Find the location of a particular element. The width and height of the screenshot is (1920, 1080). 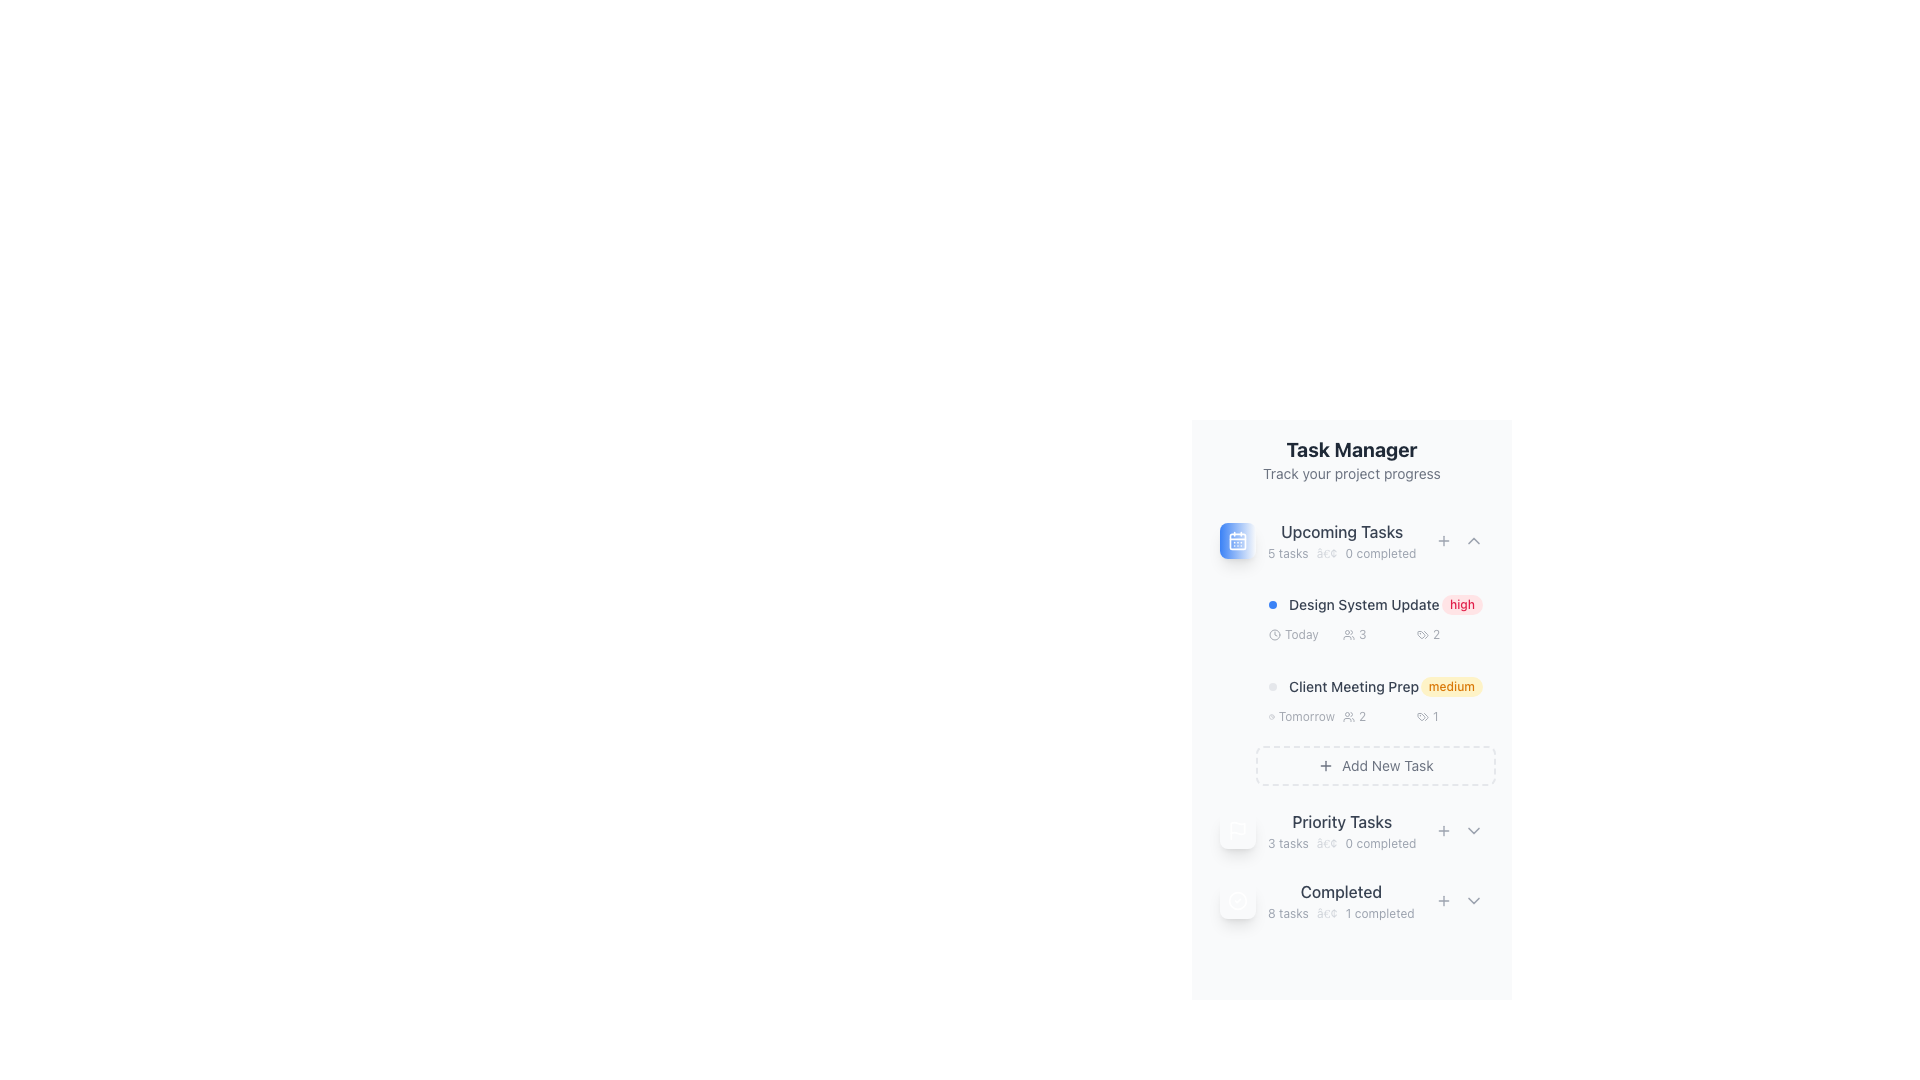

the chevron in the Summary card component is located at coordinates (1352, 901).